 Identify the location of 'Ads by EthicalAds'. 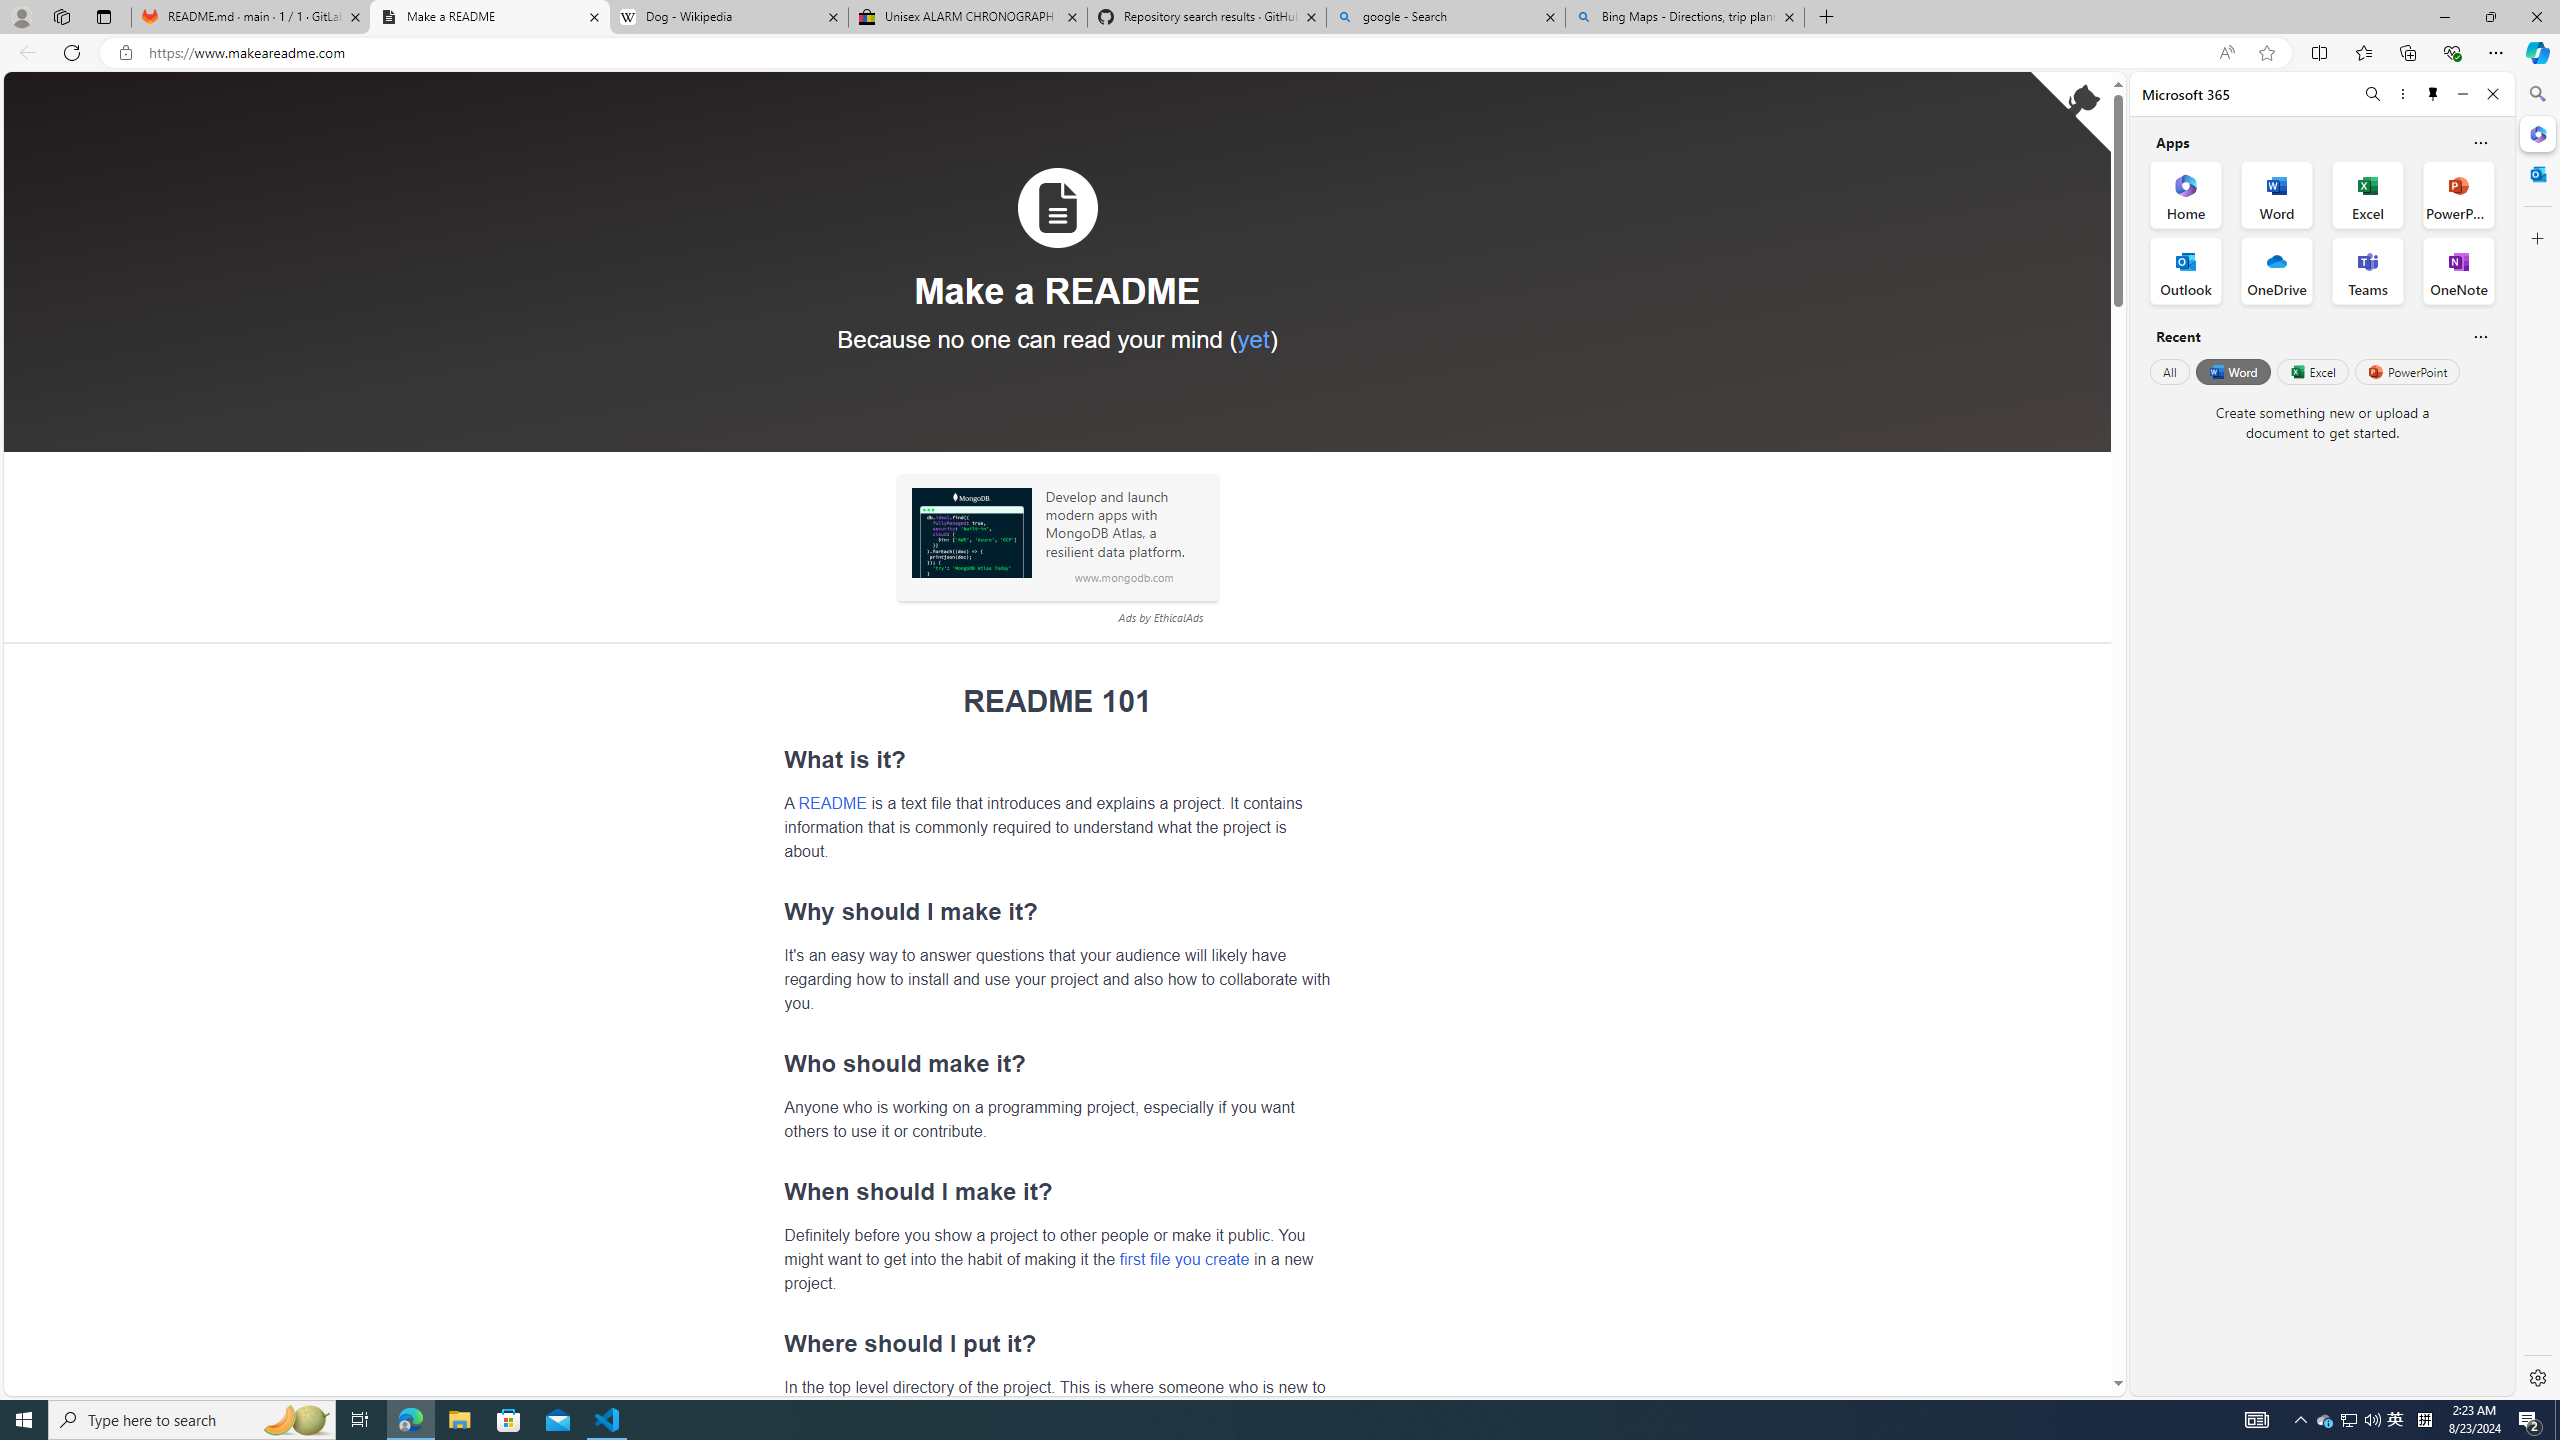
(1159, 617).